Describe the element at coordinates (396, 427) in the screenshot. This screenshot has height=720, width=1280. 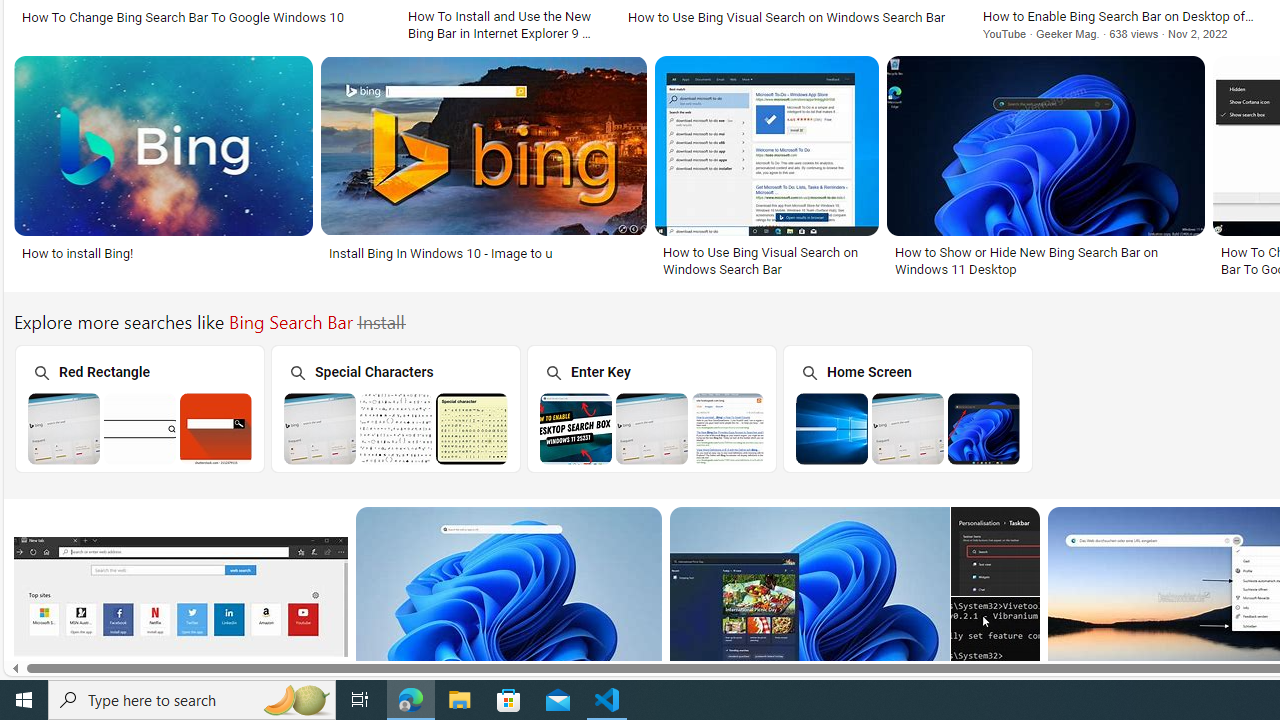
I see `'Bing Search Bar Special Characters'` at that location.